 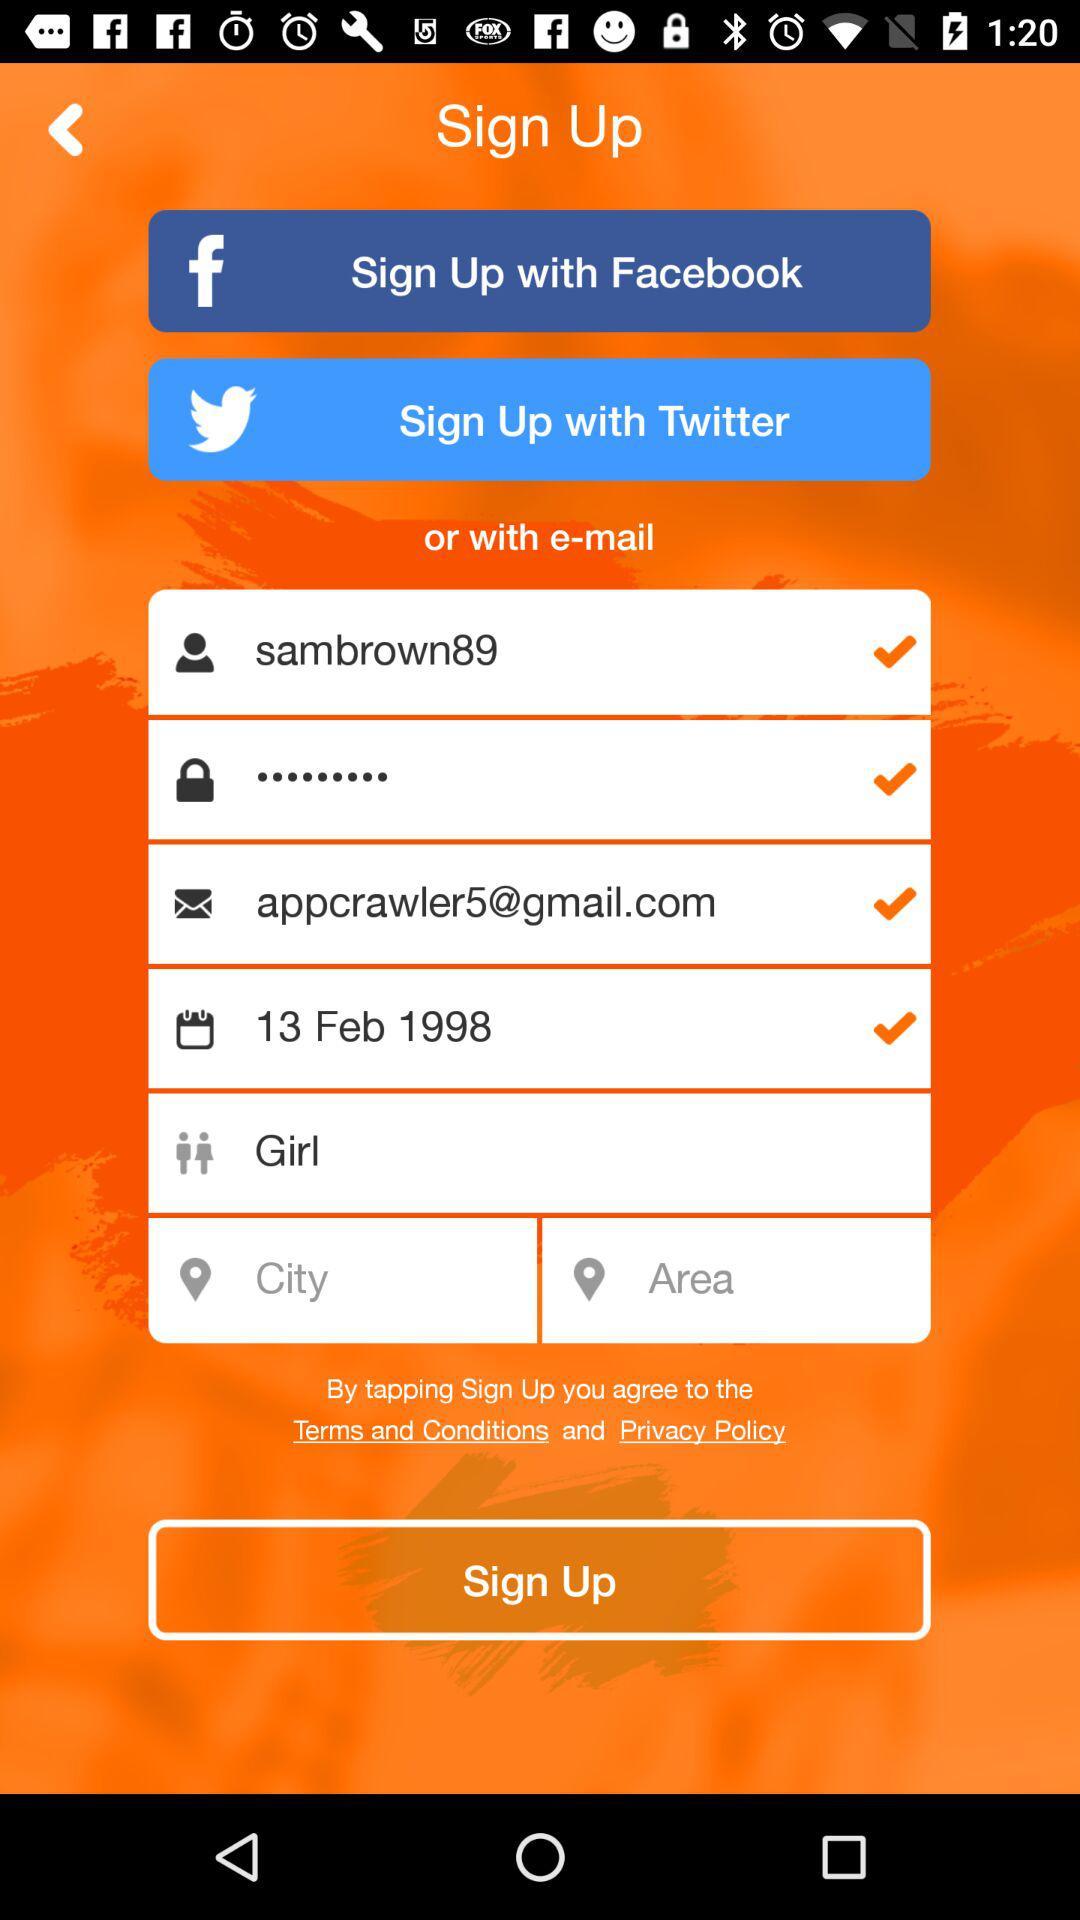 I want to click on city here, so click(x=353, y=1280).